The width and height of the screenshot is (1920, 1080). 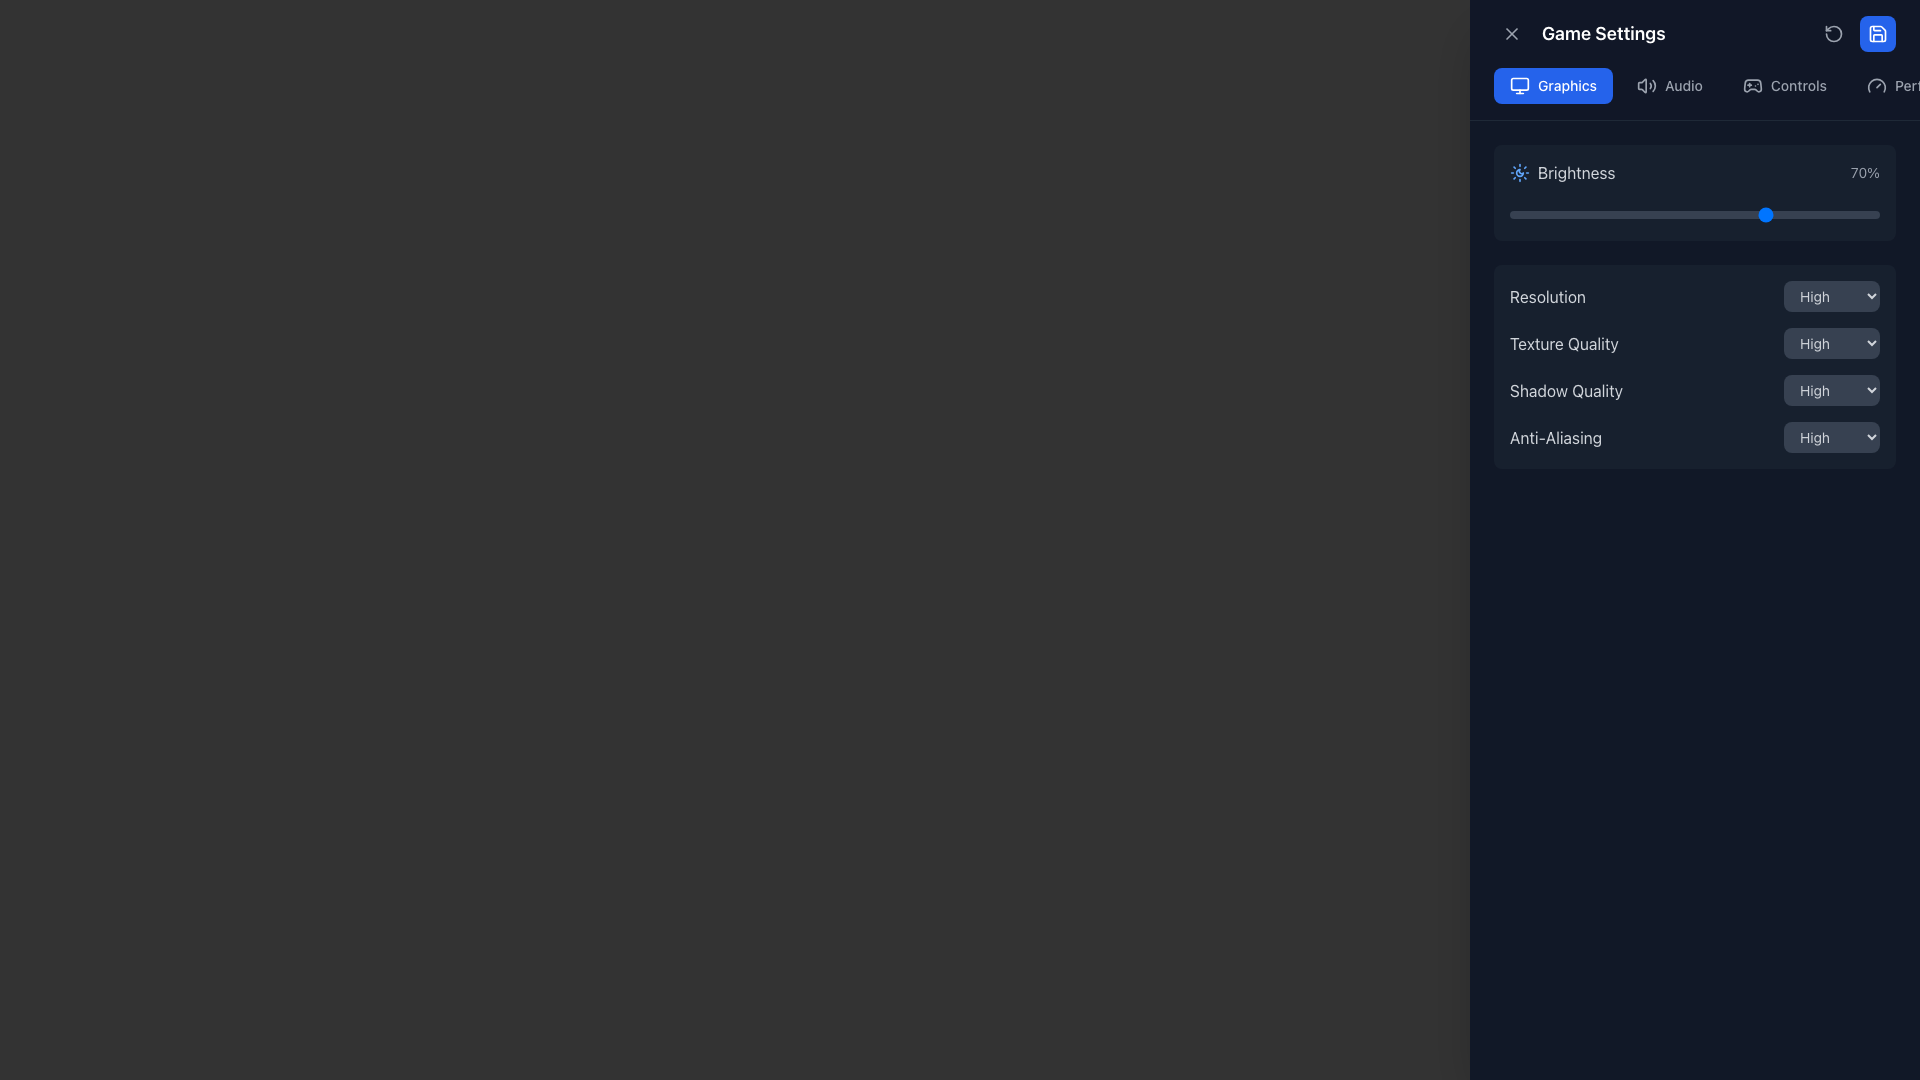 I want to click on the button that navigates to the Audio settings section, located, so click(x=1670, y=84).